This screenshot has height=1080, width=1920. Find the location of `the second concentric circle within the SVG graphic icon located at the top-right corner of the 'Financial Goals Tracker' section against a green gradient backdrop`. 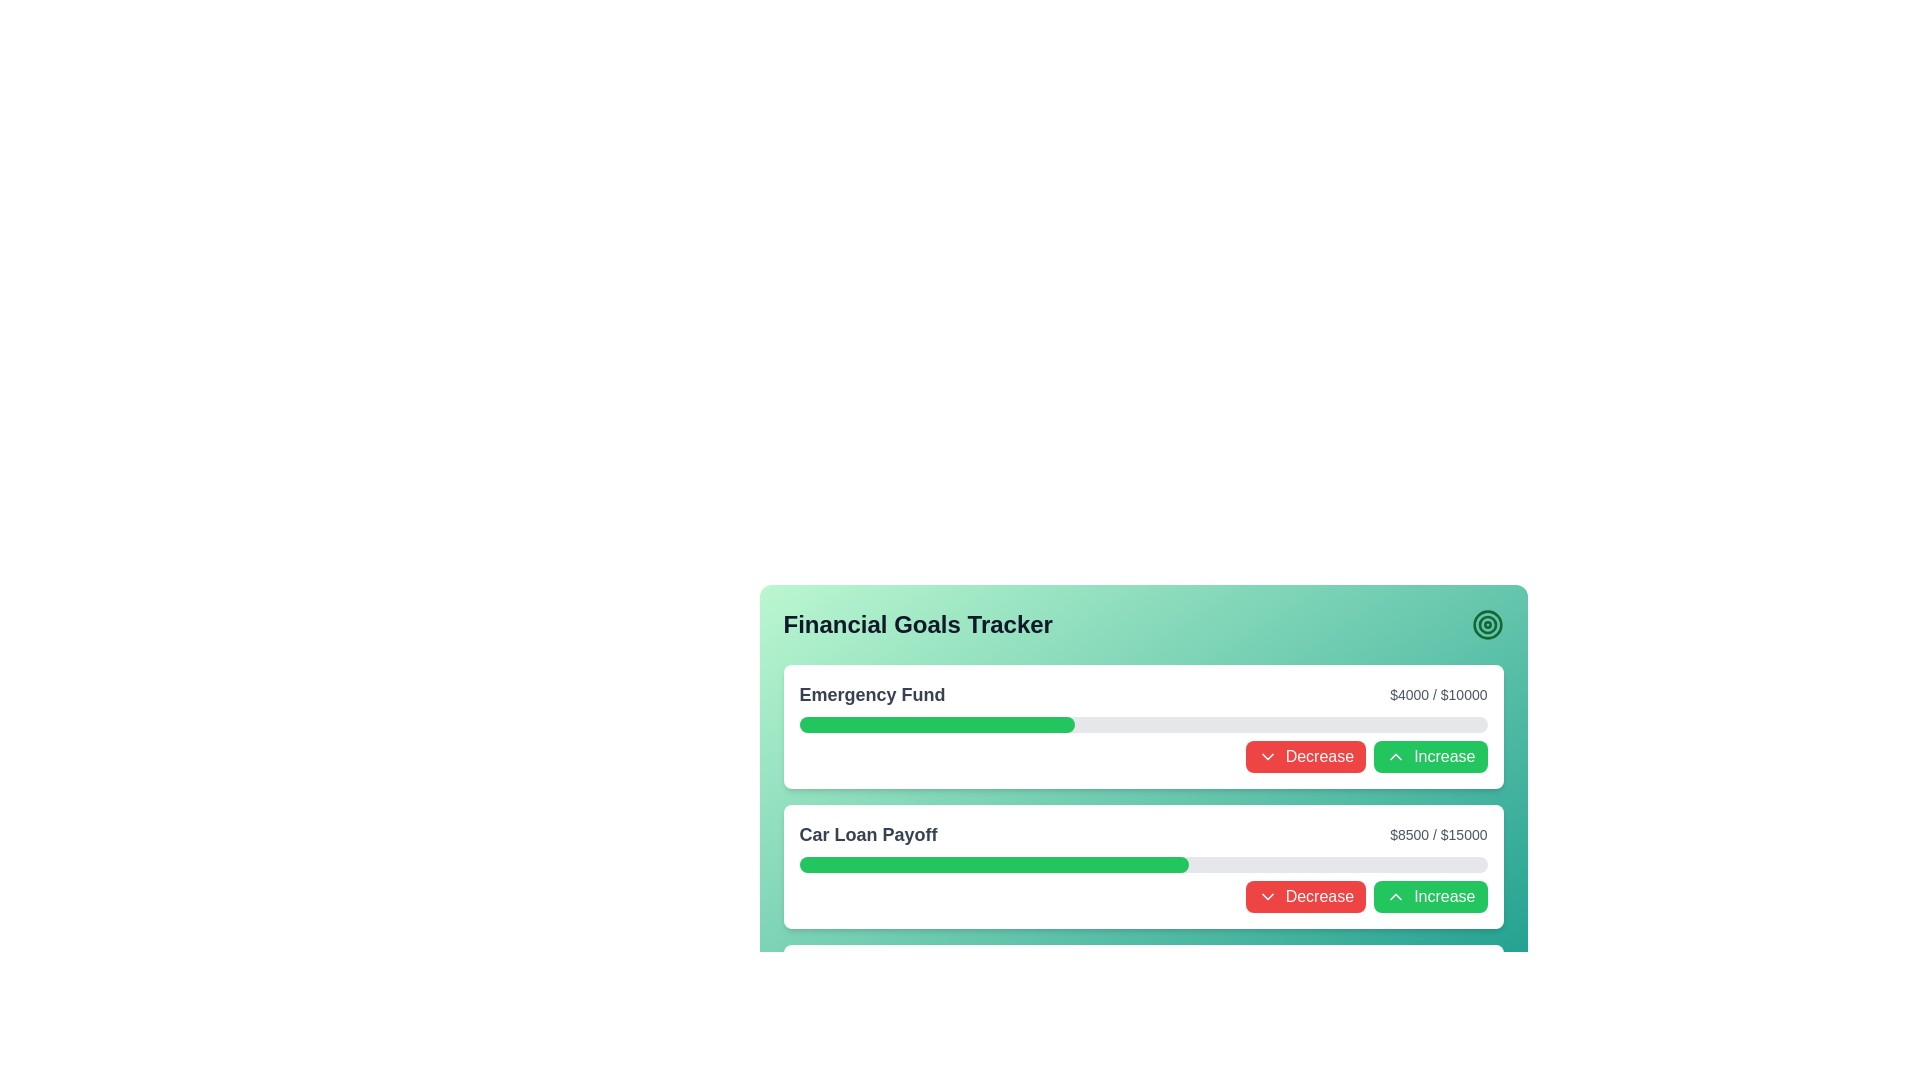

the second concentric circle within the SVG graphic icon located at the top-right corner of the 'Financial Goals Tracker' section against a green gradient backdrop is located at coordinates (1487, 623).